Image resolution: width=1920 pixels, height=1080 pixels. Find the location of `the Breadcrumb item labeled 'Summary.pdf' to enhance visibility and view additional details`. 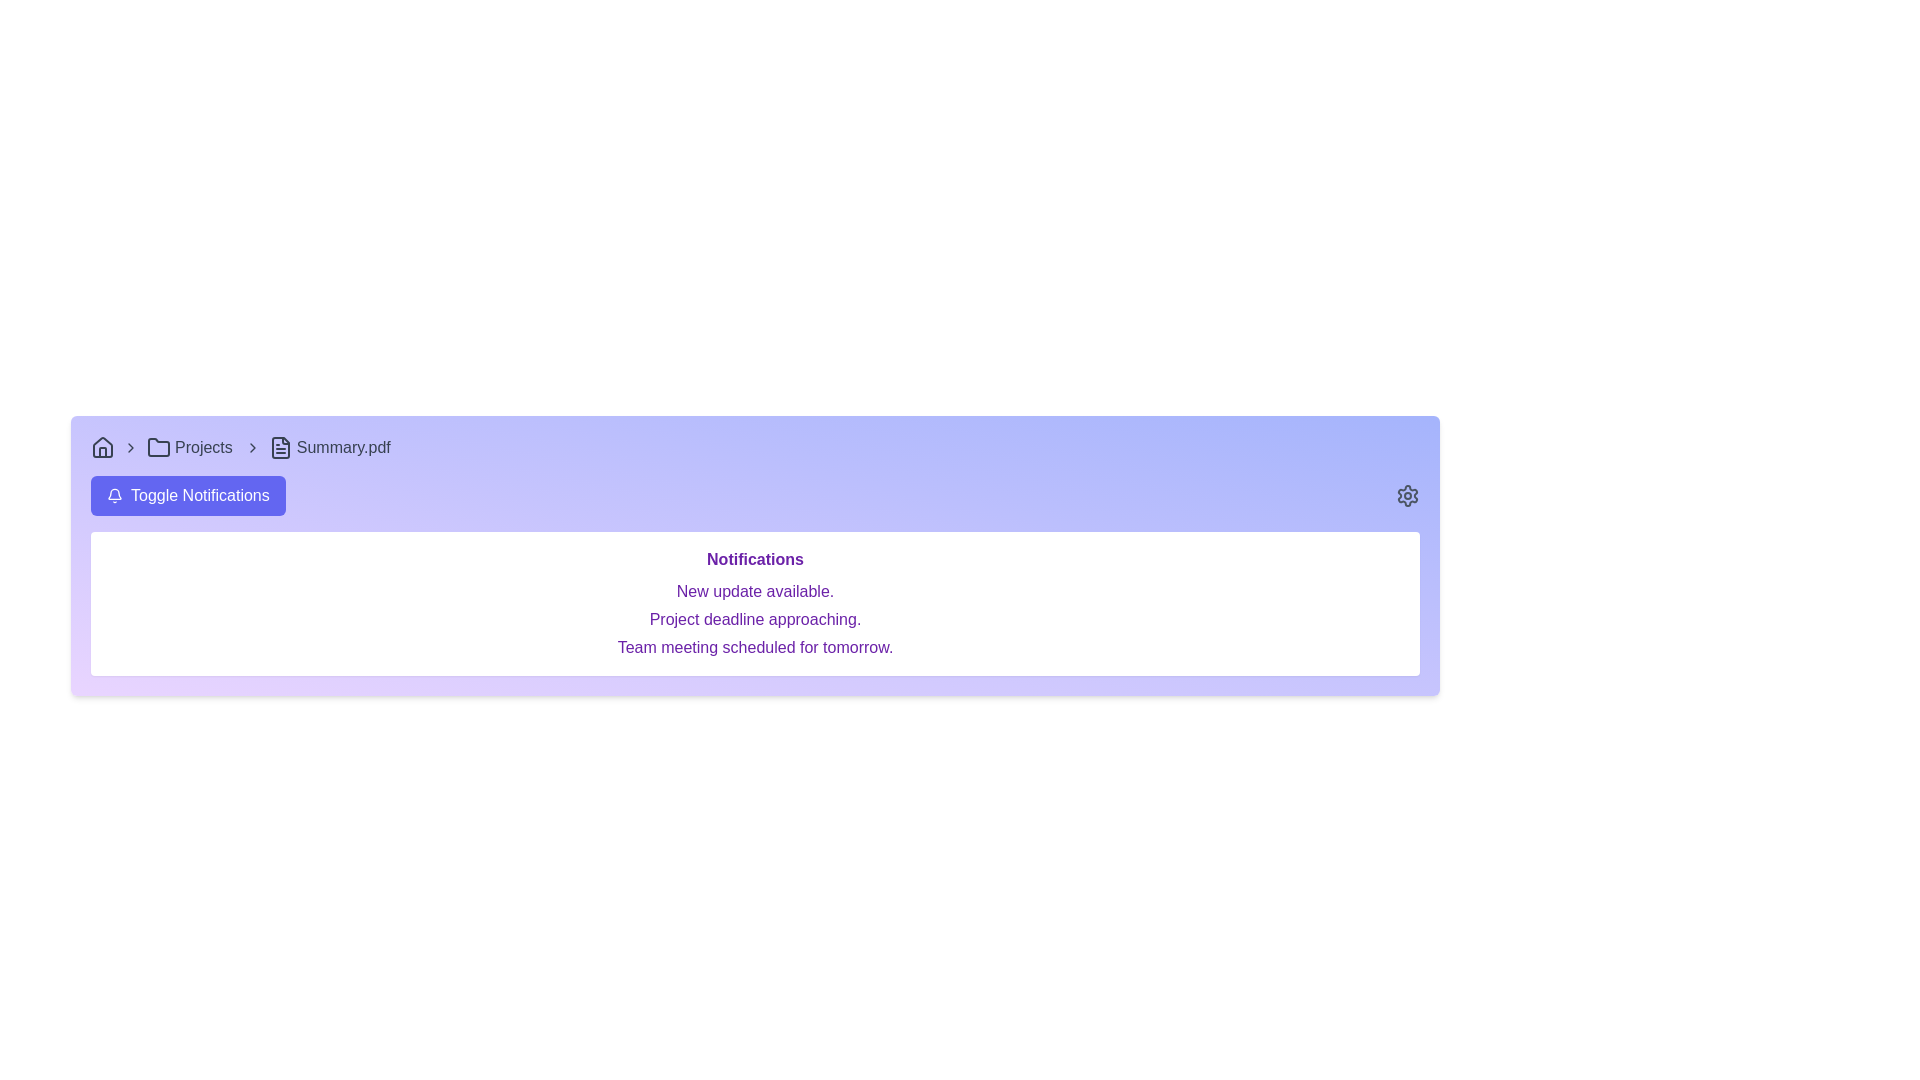

the Breadcrumb item labeled 'Summary.pdf' to enhance visibility and view additional details is located at coordinates (331, 446).